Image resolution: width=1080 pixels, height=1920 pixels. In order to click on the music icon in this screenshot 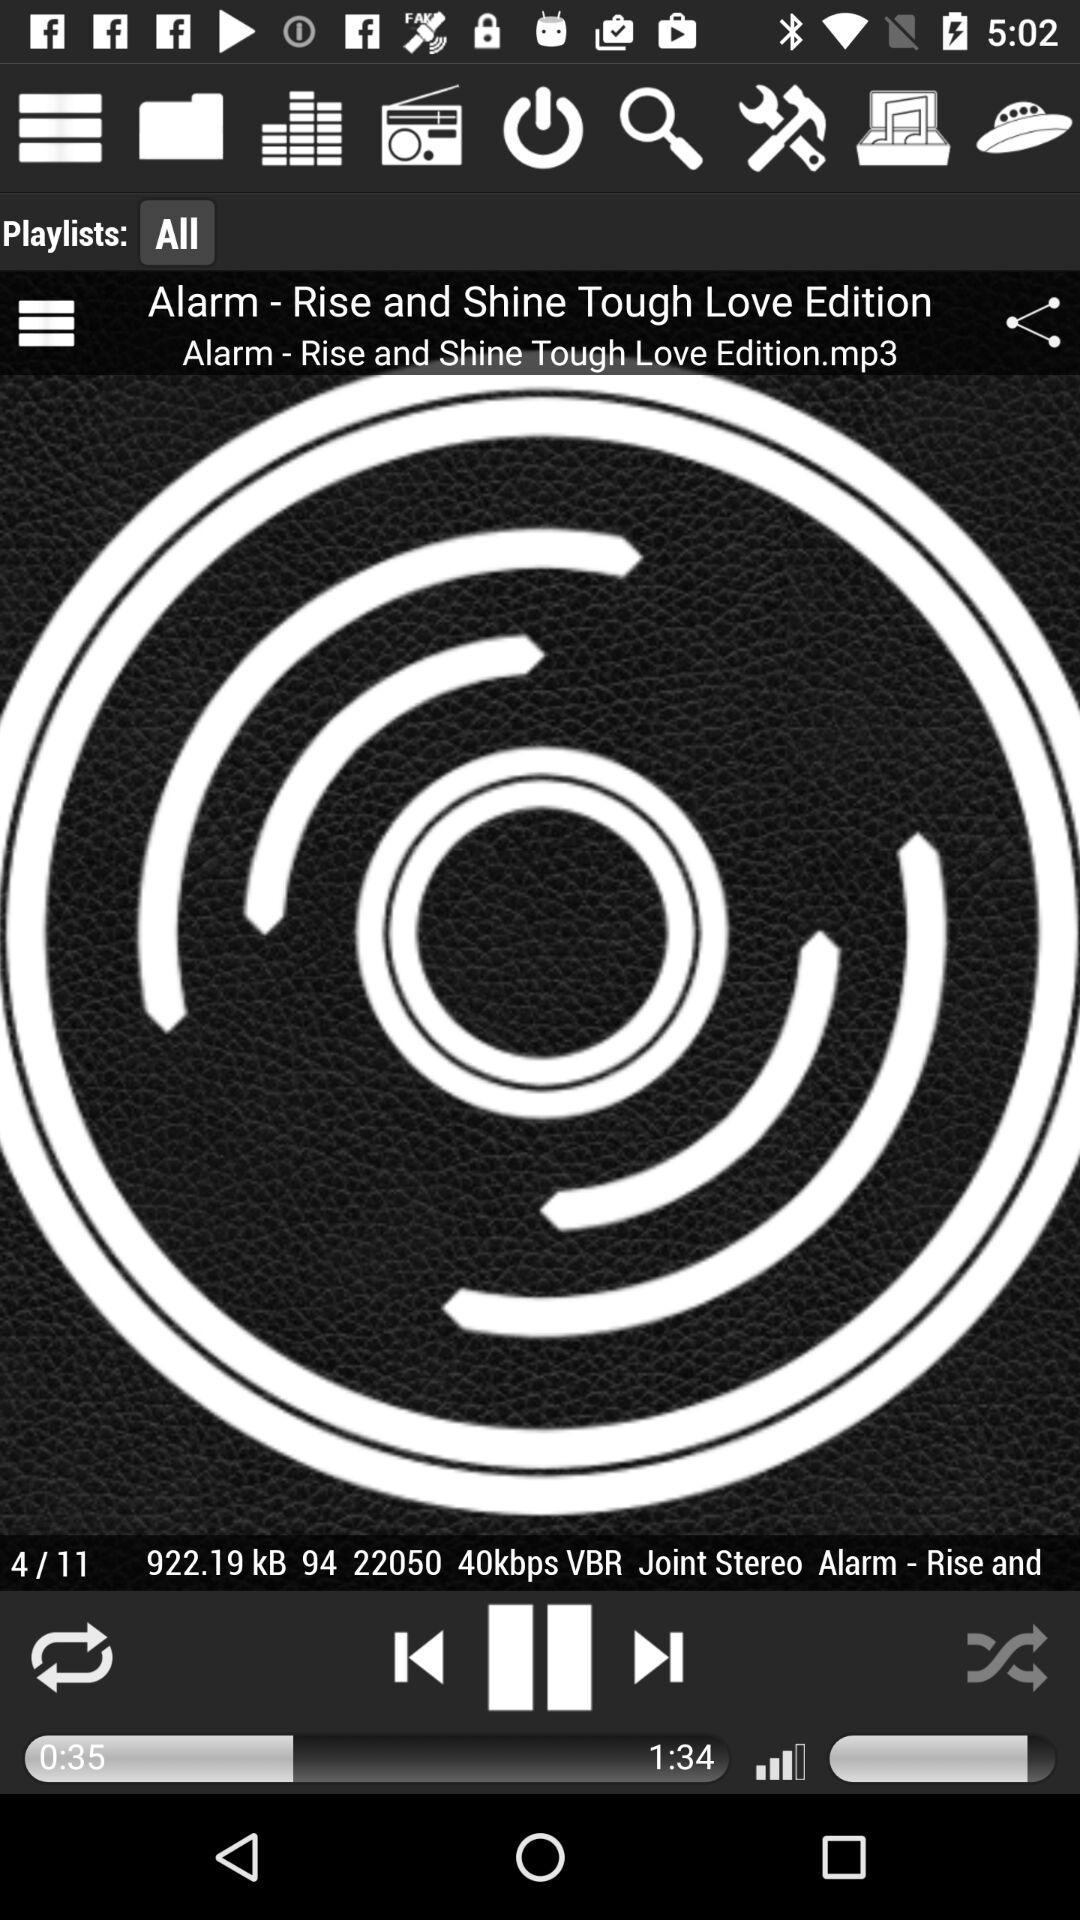, I will do `click(903, 126)`.